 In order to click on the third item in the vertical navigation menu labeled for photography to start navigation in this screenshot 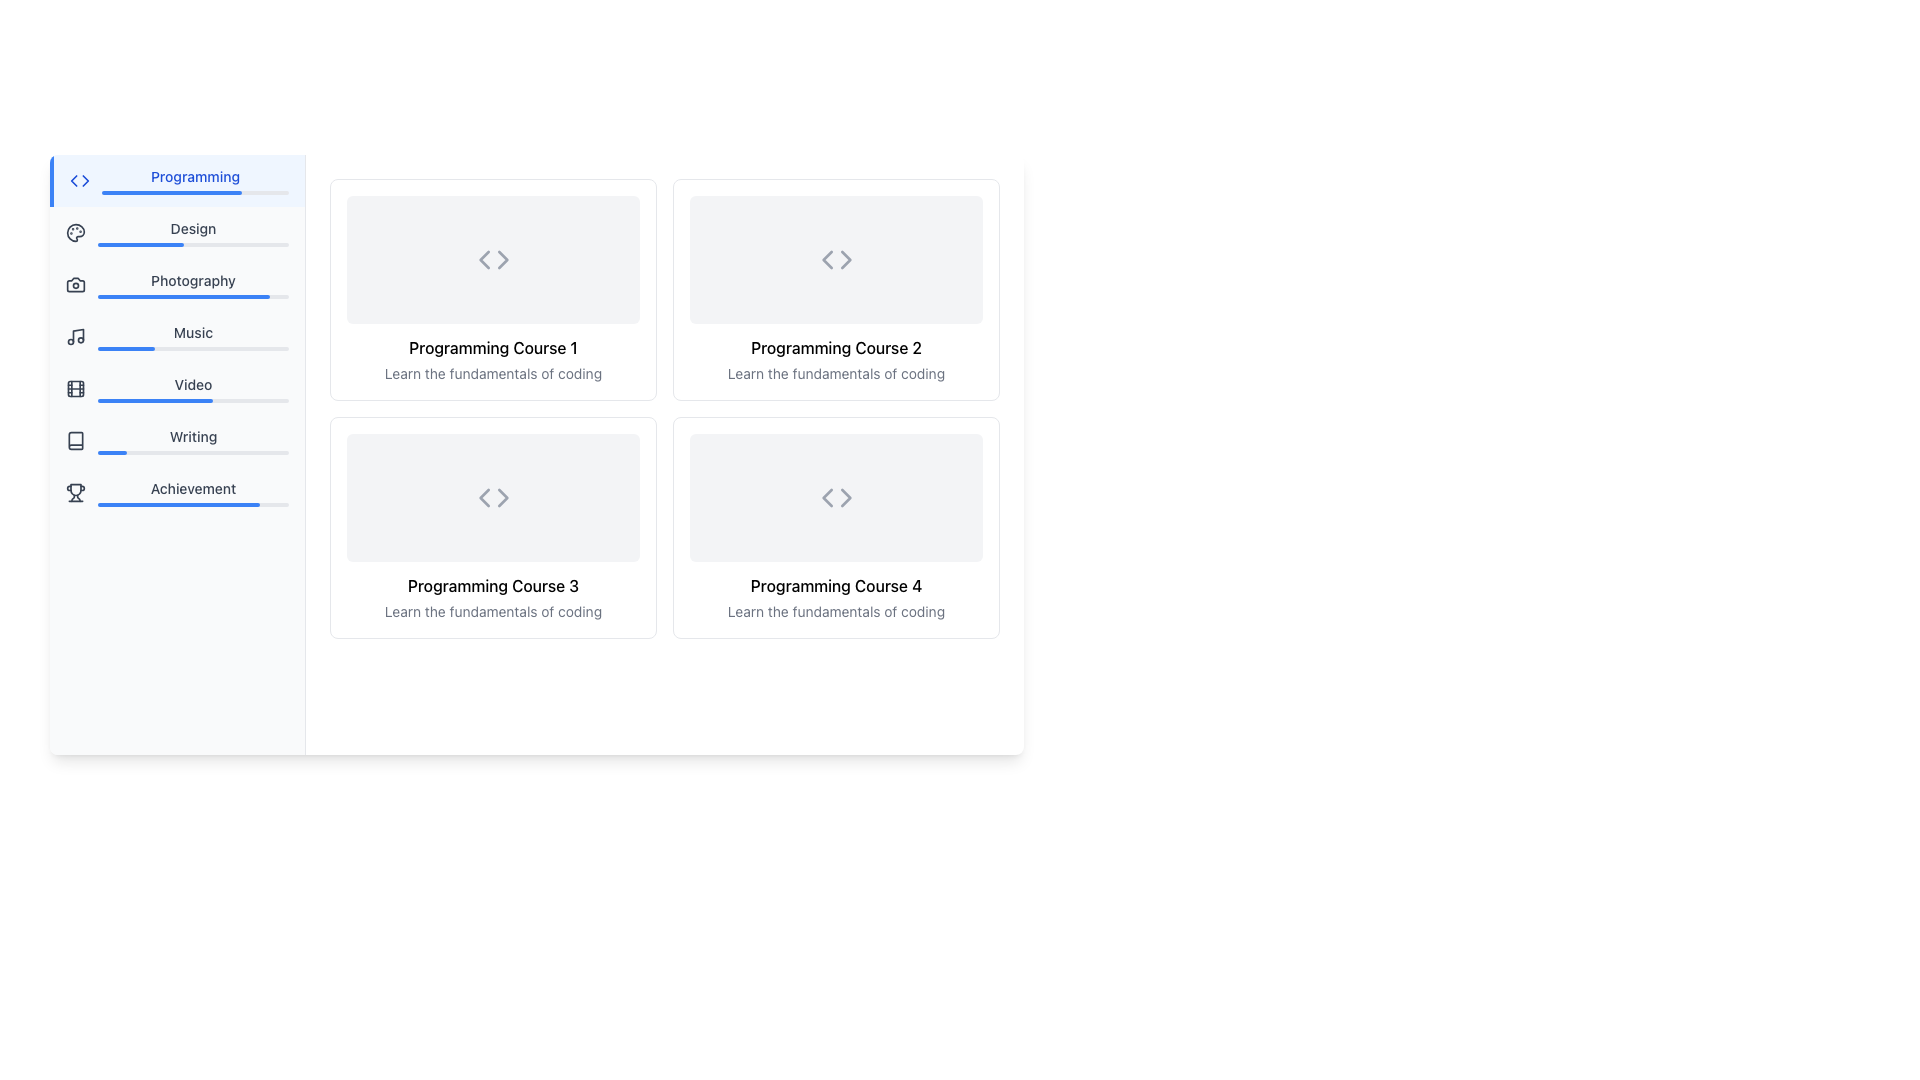, I will do `click(193, 281)`.